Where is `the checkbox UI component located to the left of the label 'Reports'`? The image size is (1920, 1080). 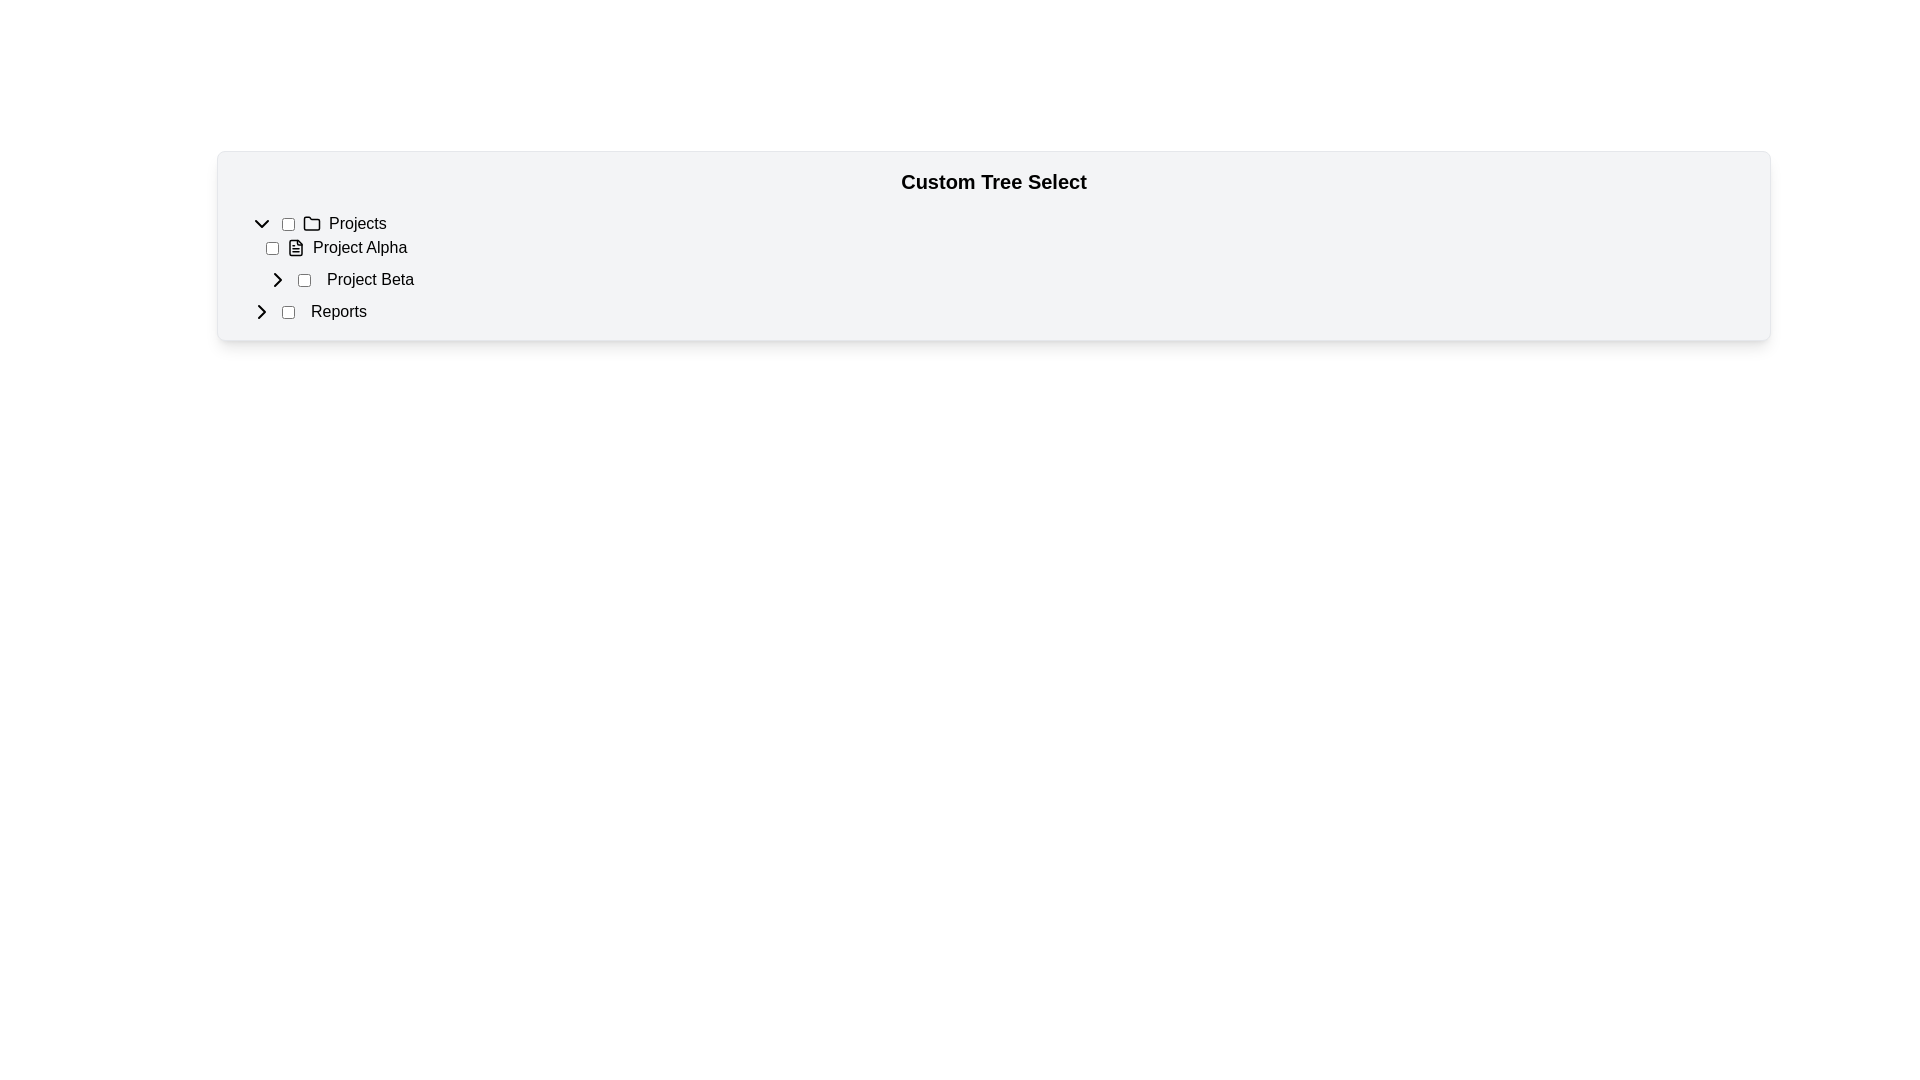 the checkbox UI component located to the left of the label 'Reports' is located at coordinates (287, 312).